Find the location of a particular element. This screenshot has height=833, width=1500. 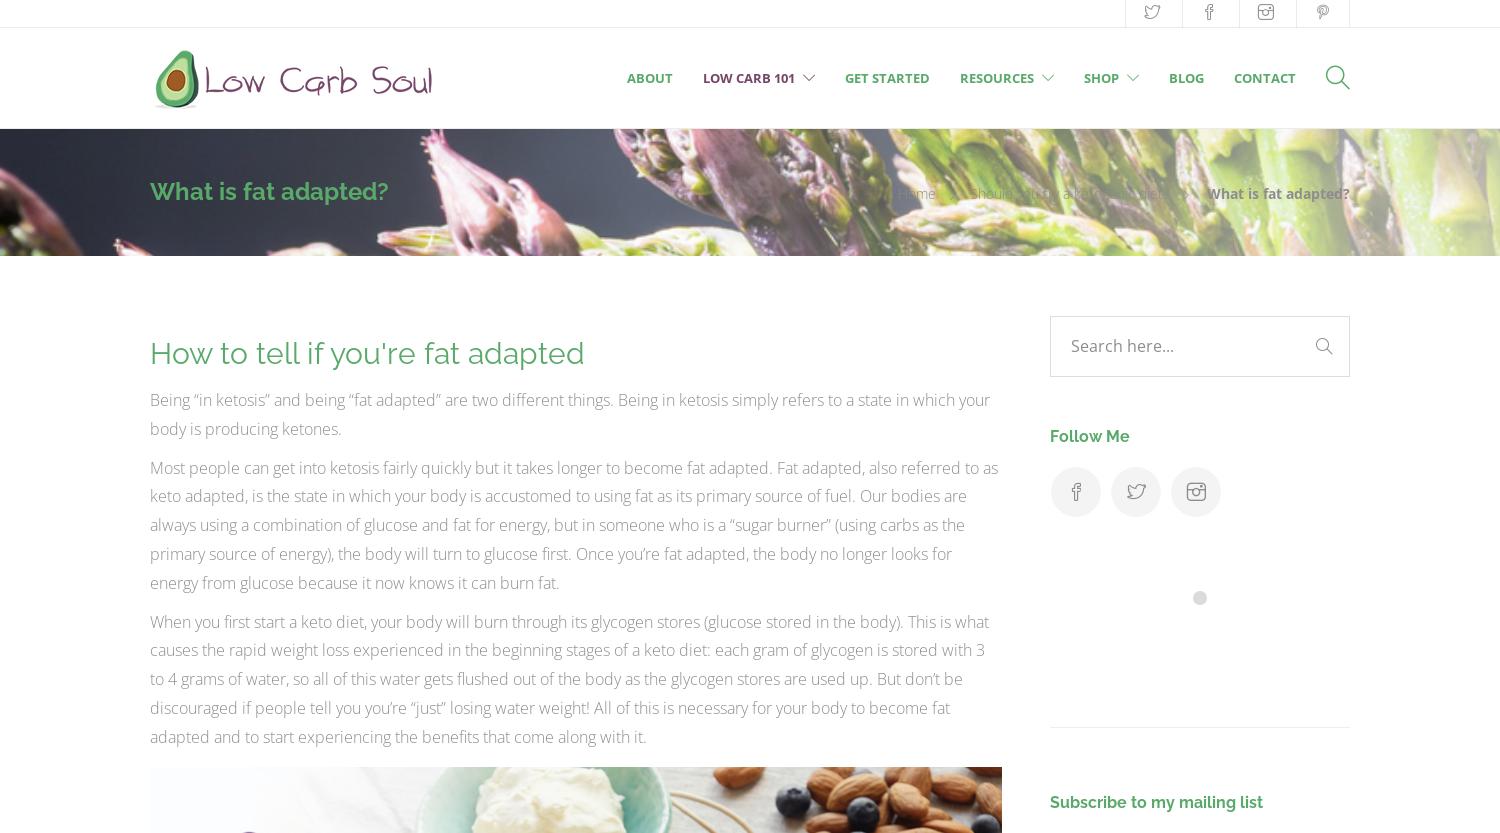

'About' is located at coordinates (649, 76).